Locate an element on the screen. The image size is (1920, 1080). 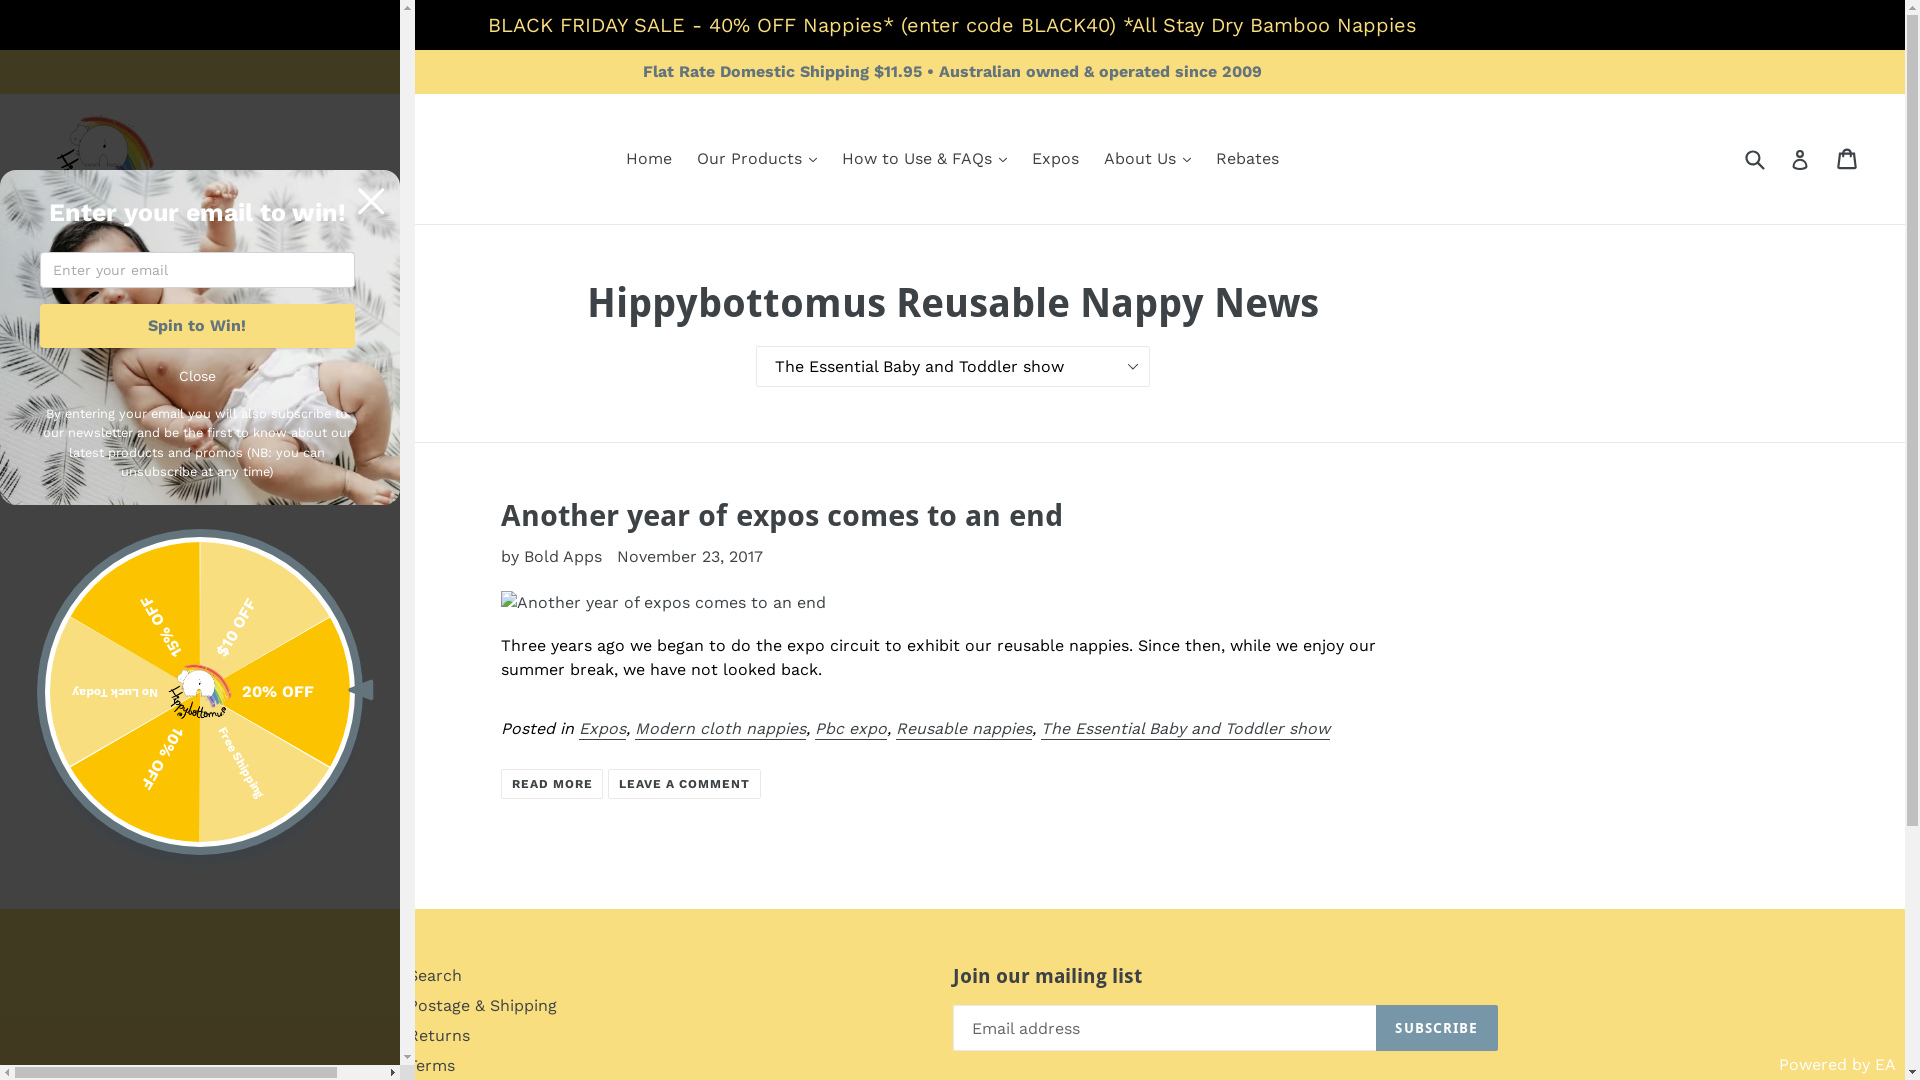
'Spin to Win!' is located at coordinates (197, 325).